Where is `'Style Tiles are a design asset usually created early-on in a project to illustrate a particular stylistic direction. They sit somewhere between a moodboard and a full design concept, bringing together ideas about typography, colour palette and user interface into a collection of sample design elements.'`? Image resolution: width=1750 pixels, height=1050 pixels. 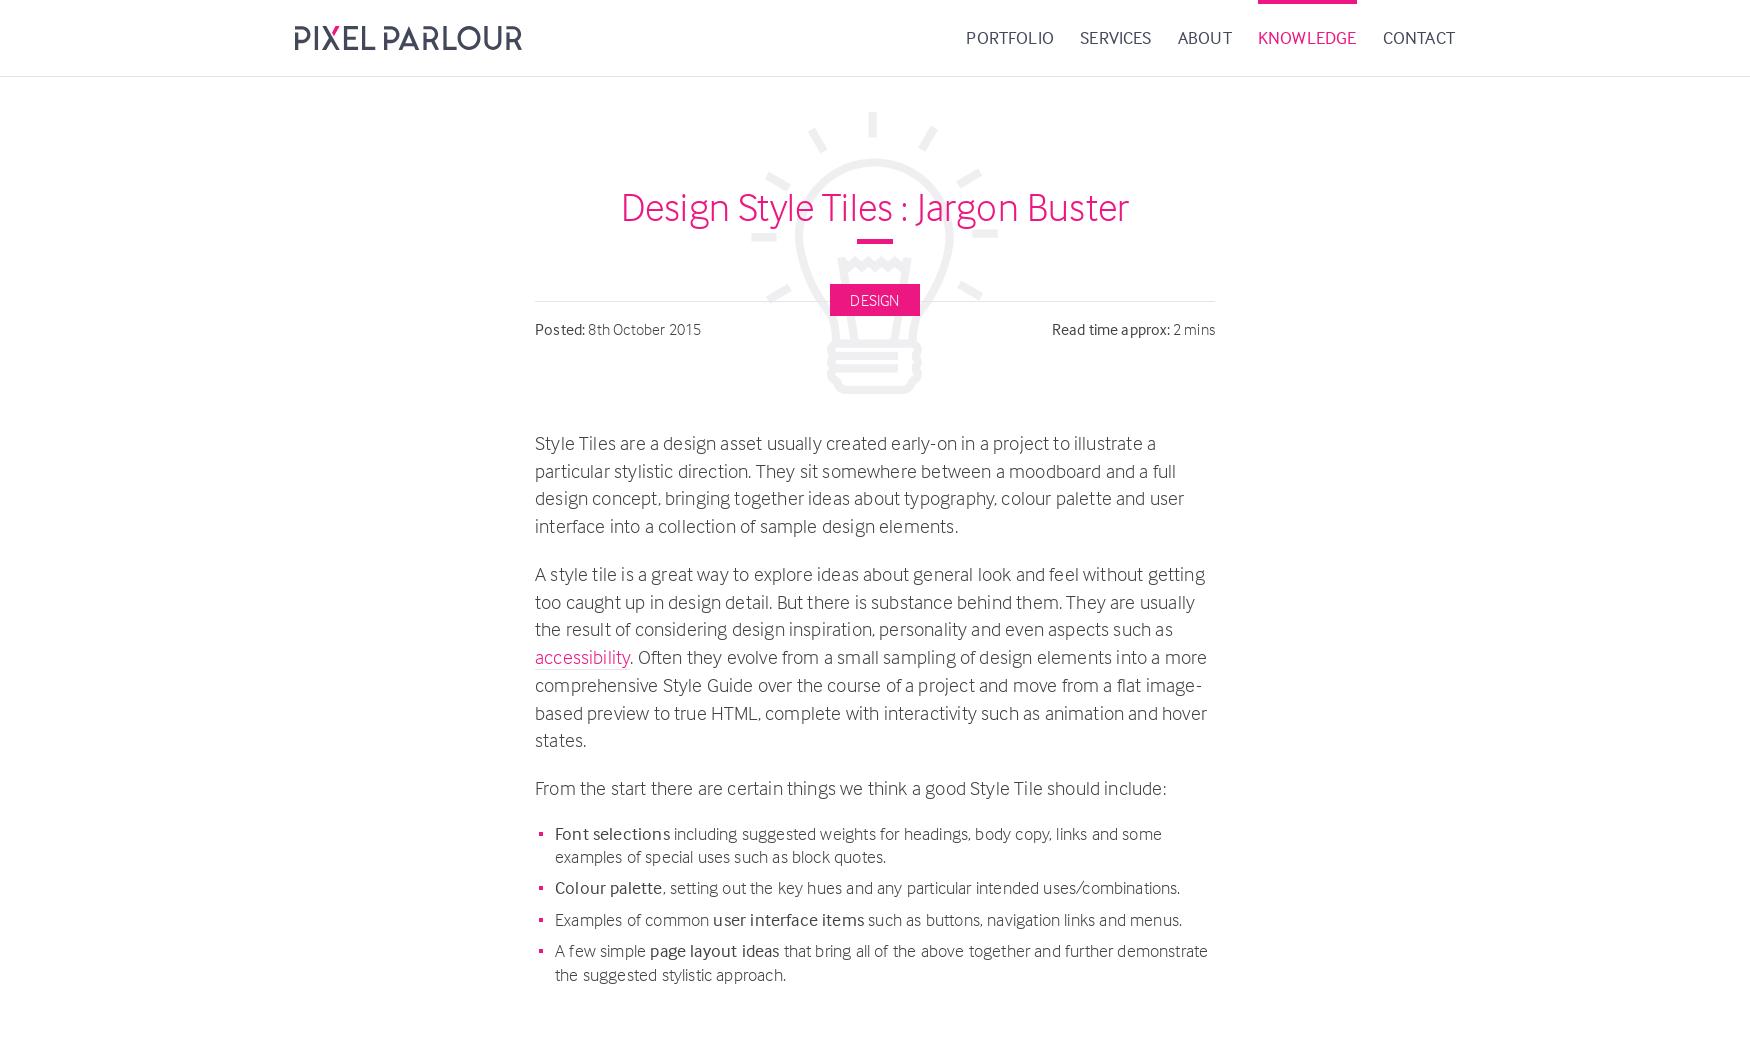
'Style Tiles are a design asset usually created early-on in a project to illustrate a particular stylistic direction. They sit somewhere between a moodboard and a full design concept, bringing together ideas about typography, colour palette and user interface into a collection of sample design elements.' is located at coordinates (533, 484).